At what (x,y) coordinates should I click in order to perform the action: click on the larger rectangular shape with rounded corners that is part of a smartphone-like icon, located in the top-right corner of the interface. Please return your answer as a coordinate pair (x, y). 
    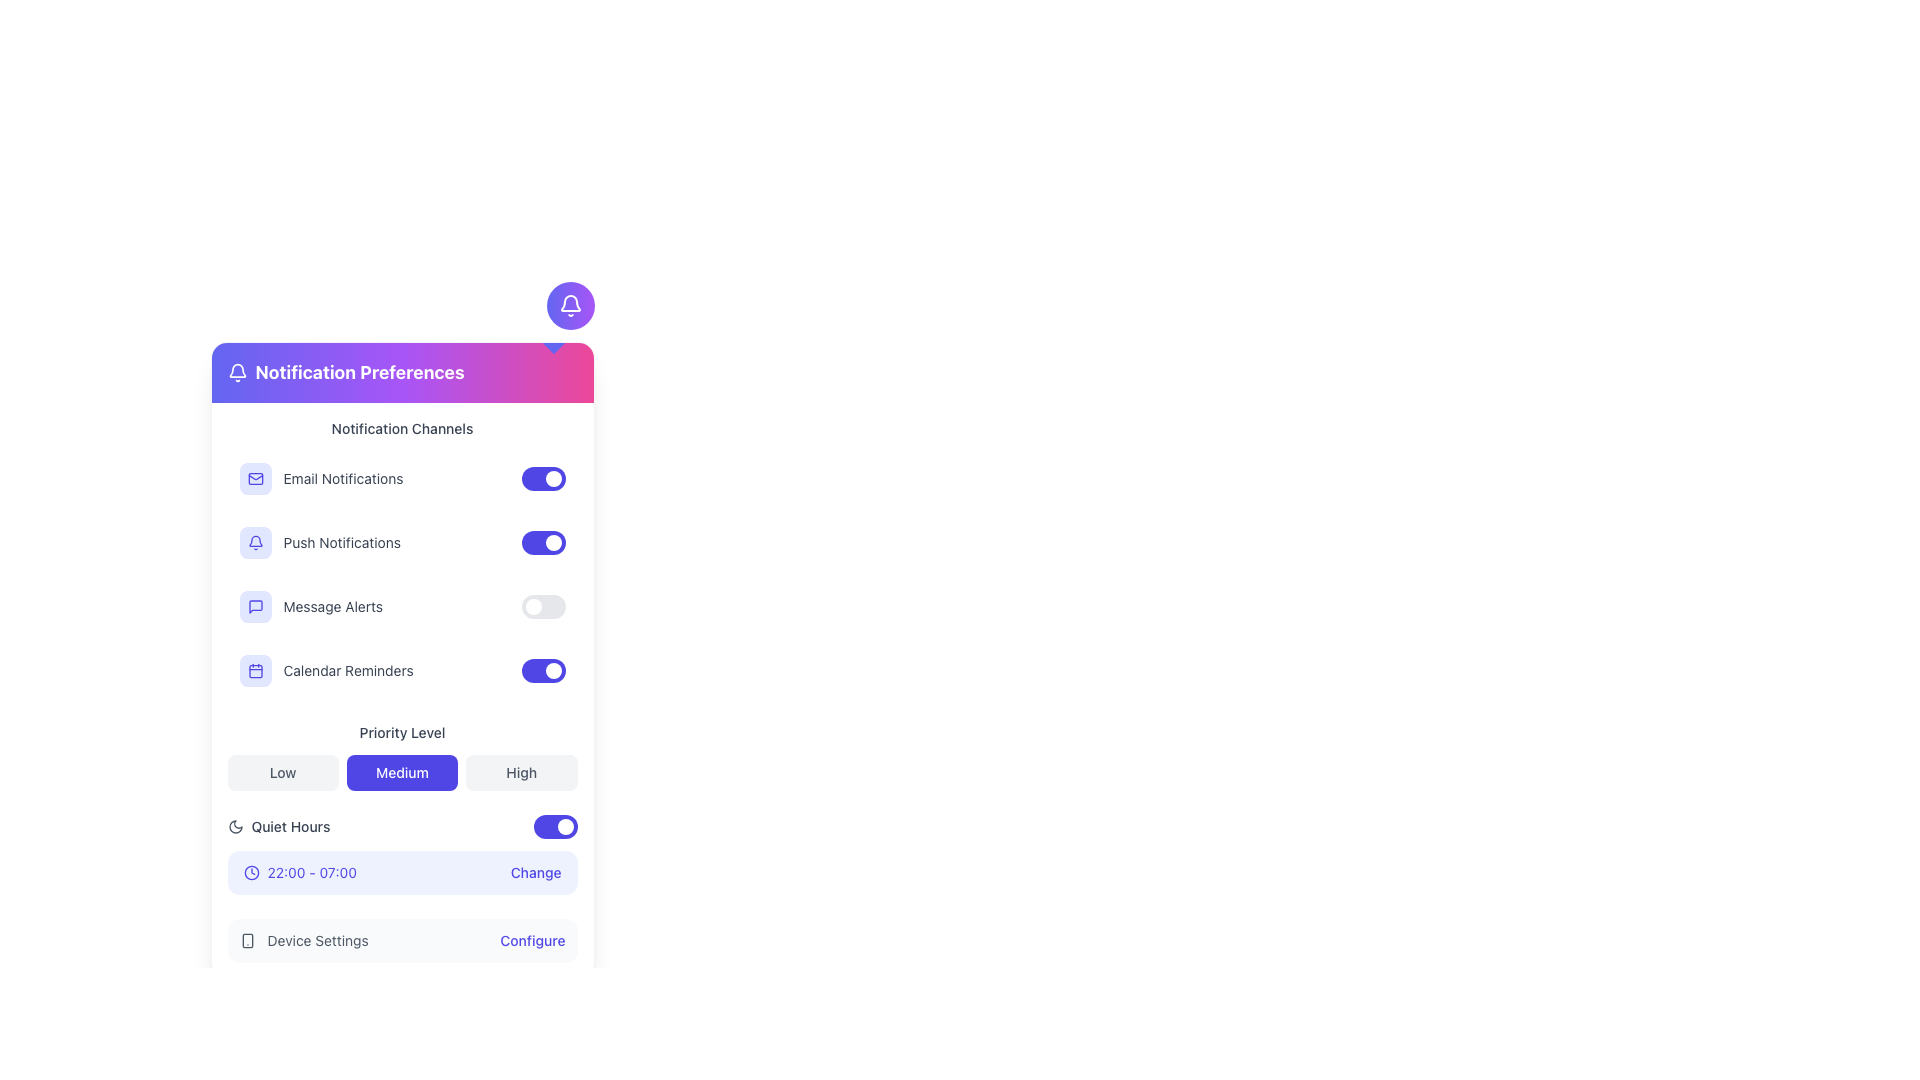
    Looking at the image, I should click on (246, 941).